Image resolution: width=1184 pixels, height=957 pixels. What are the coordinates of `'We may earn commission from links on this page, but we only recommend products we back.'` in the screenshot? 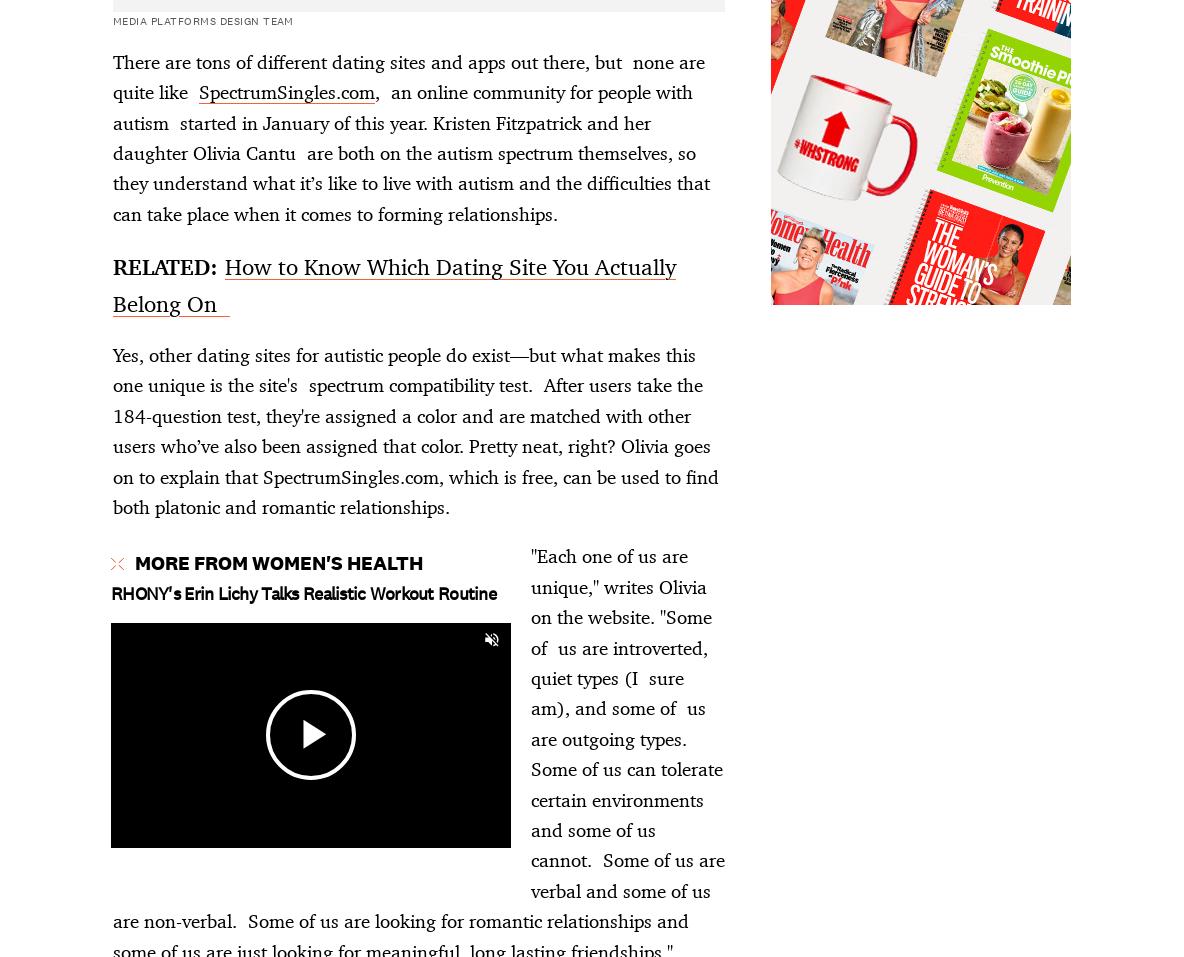 It's located at (332, 888).